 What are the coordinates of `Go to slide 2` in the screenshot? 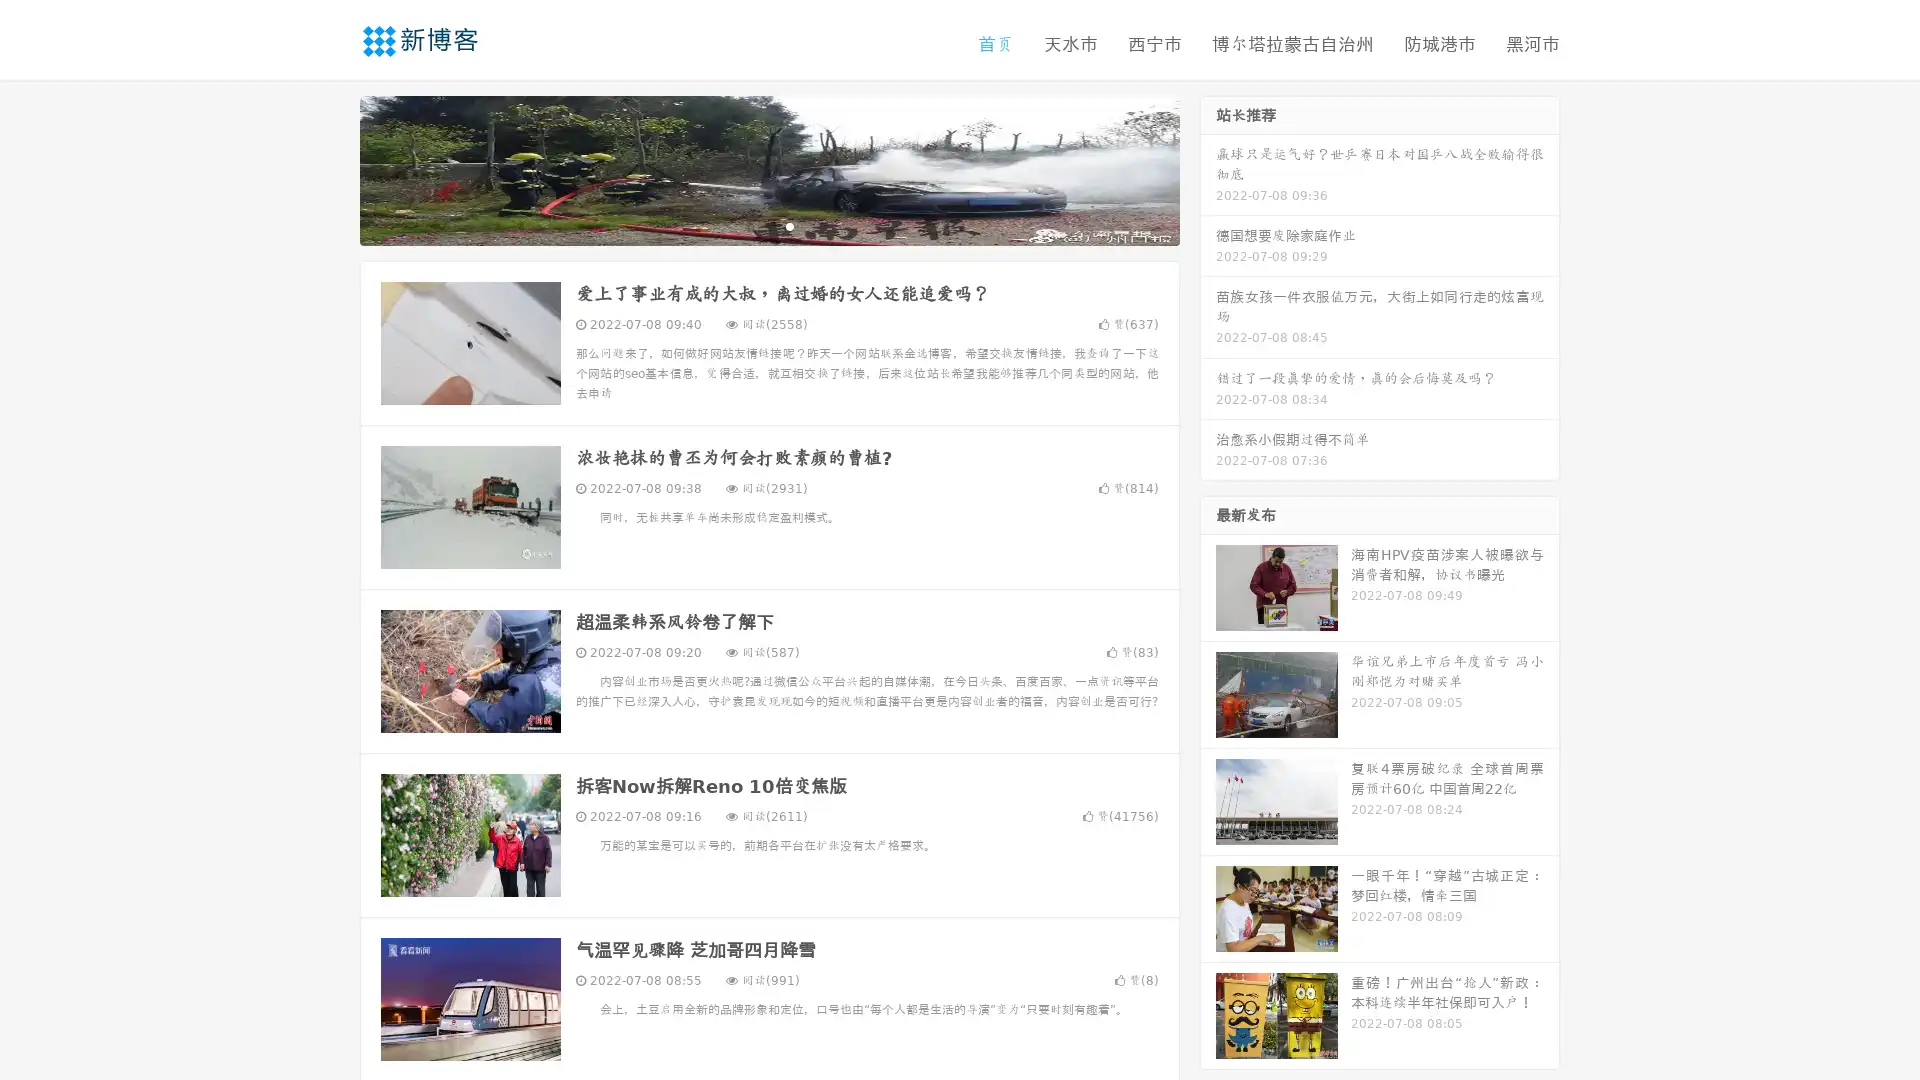 It's located at (768, 225).